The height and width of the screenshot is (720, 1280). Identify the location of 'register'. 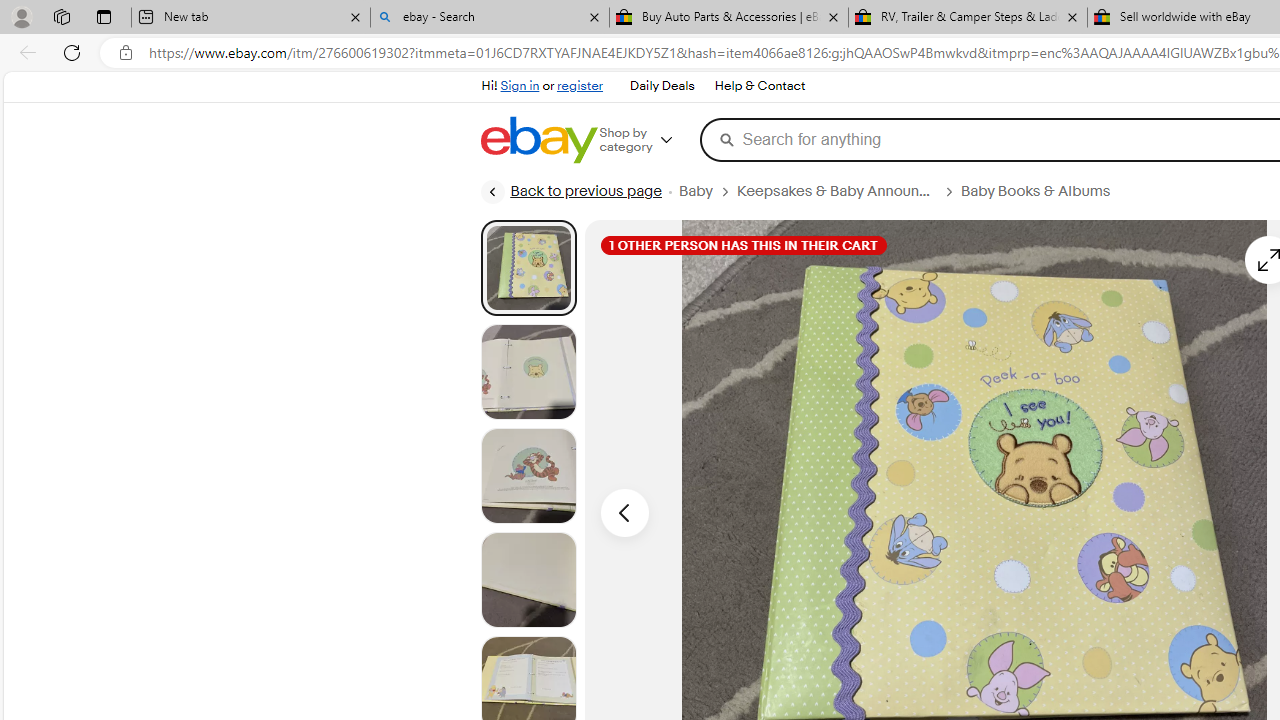
(578, 85).